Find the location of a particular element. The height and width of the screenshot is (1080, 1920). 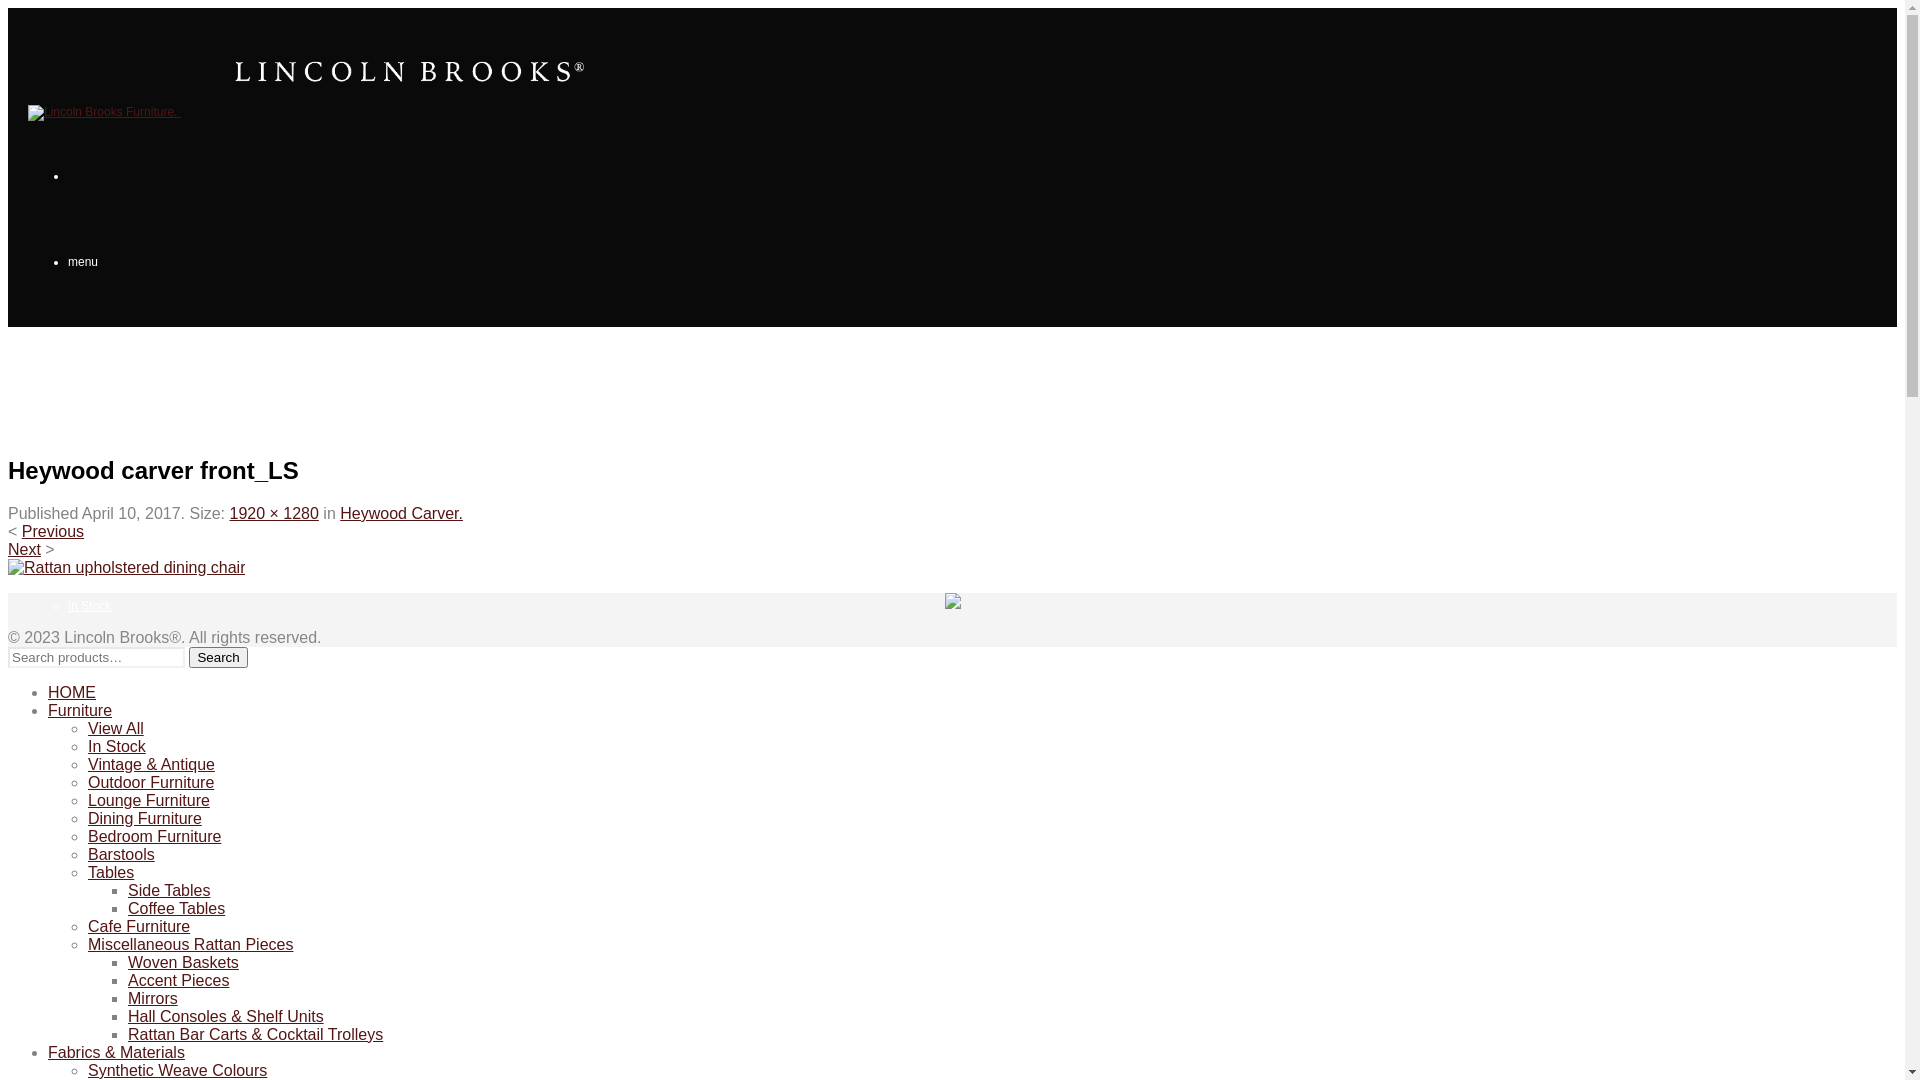

'Bedroom Furniture' is located at coordinates (117, 1035).